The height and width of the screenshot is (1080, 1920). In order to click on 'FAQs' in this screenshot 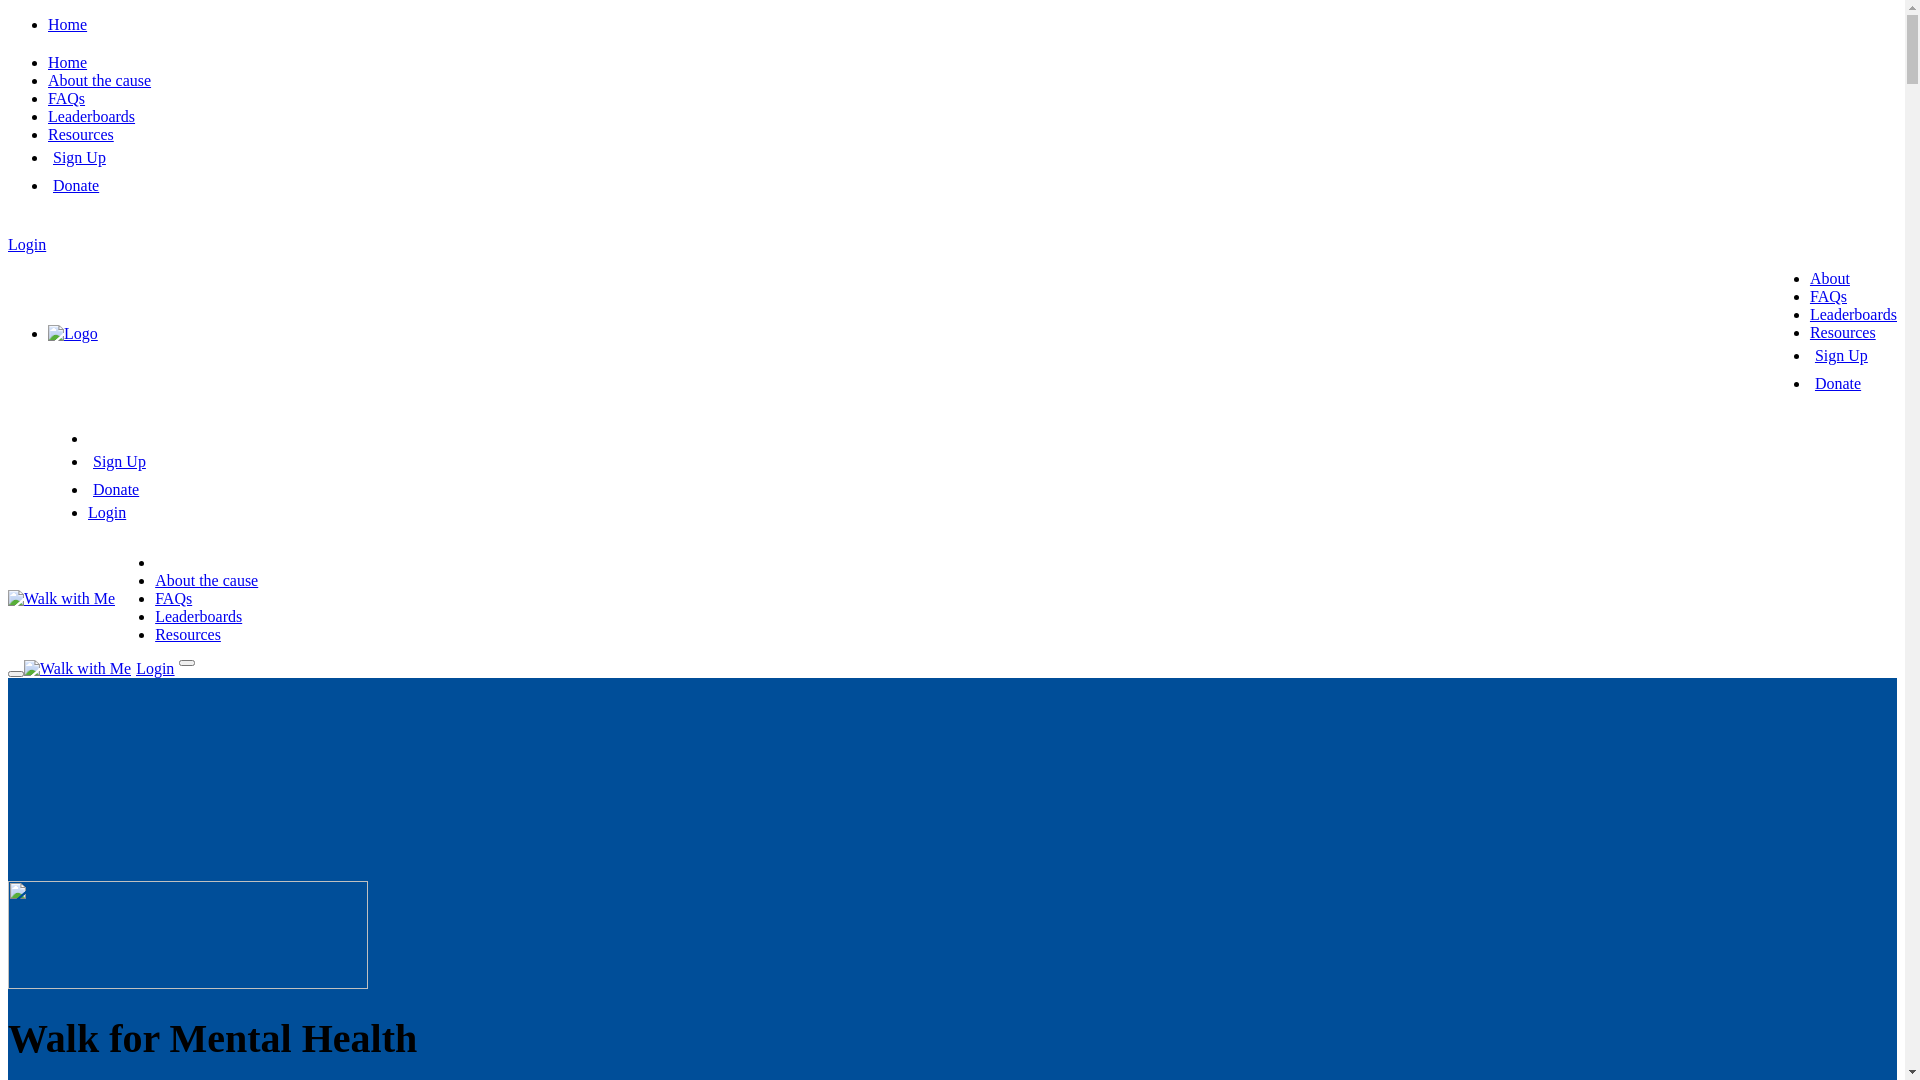, I will do `click(1809, 296)`.